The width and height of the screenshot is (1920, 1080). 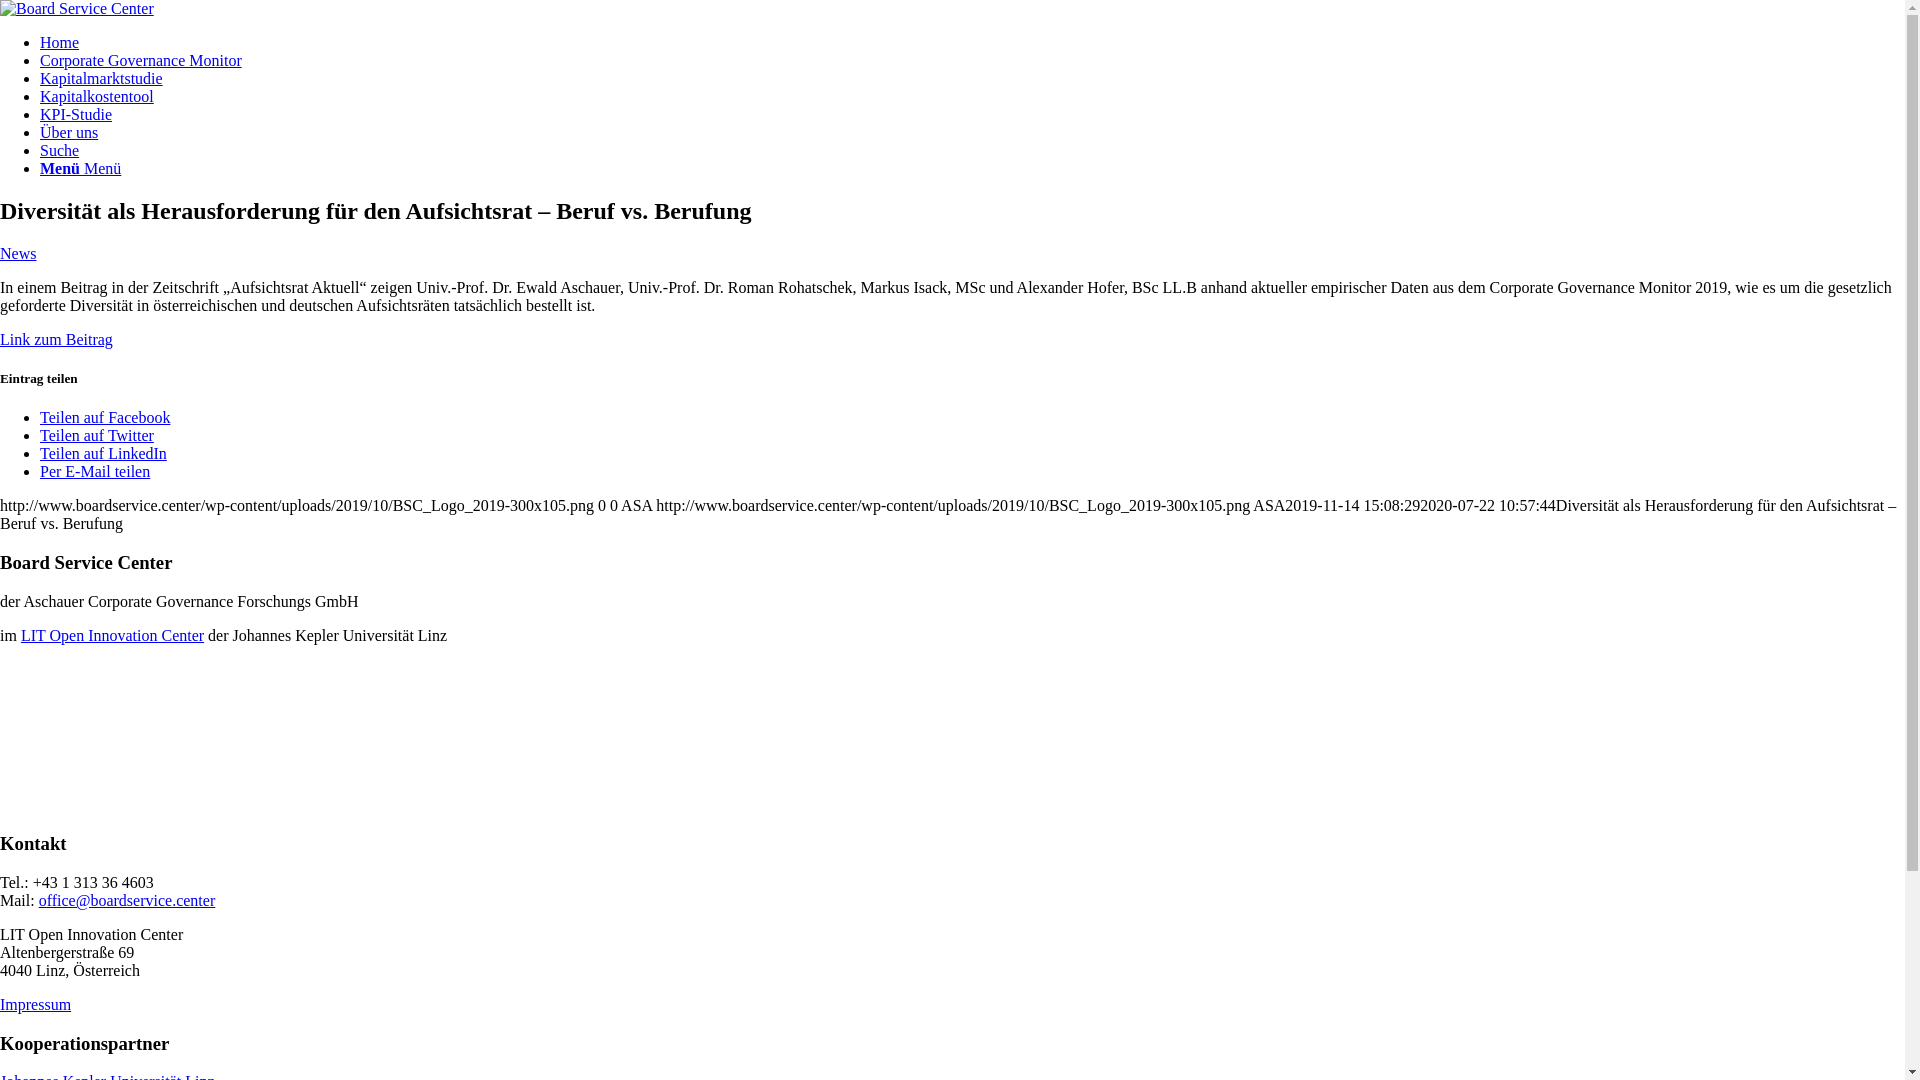 What do you see at coordinates (102, 453) in the screenshot?
I see `'Teilen auf LinkedIn'` at bounding box center [102, 453].